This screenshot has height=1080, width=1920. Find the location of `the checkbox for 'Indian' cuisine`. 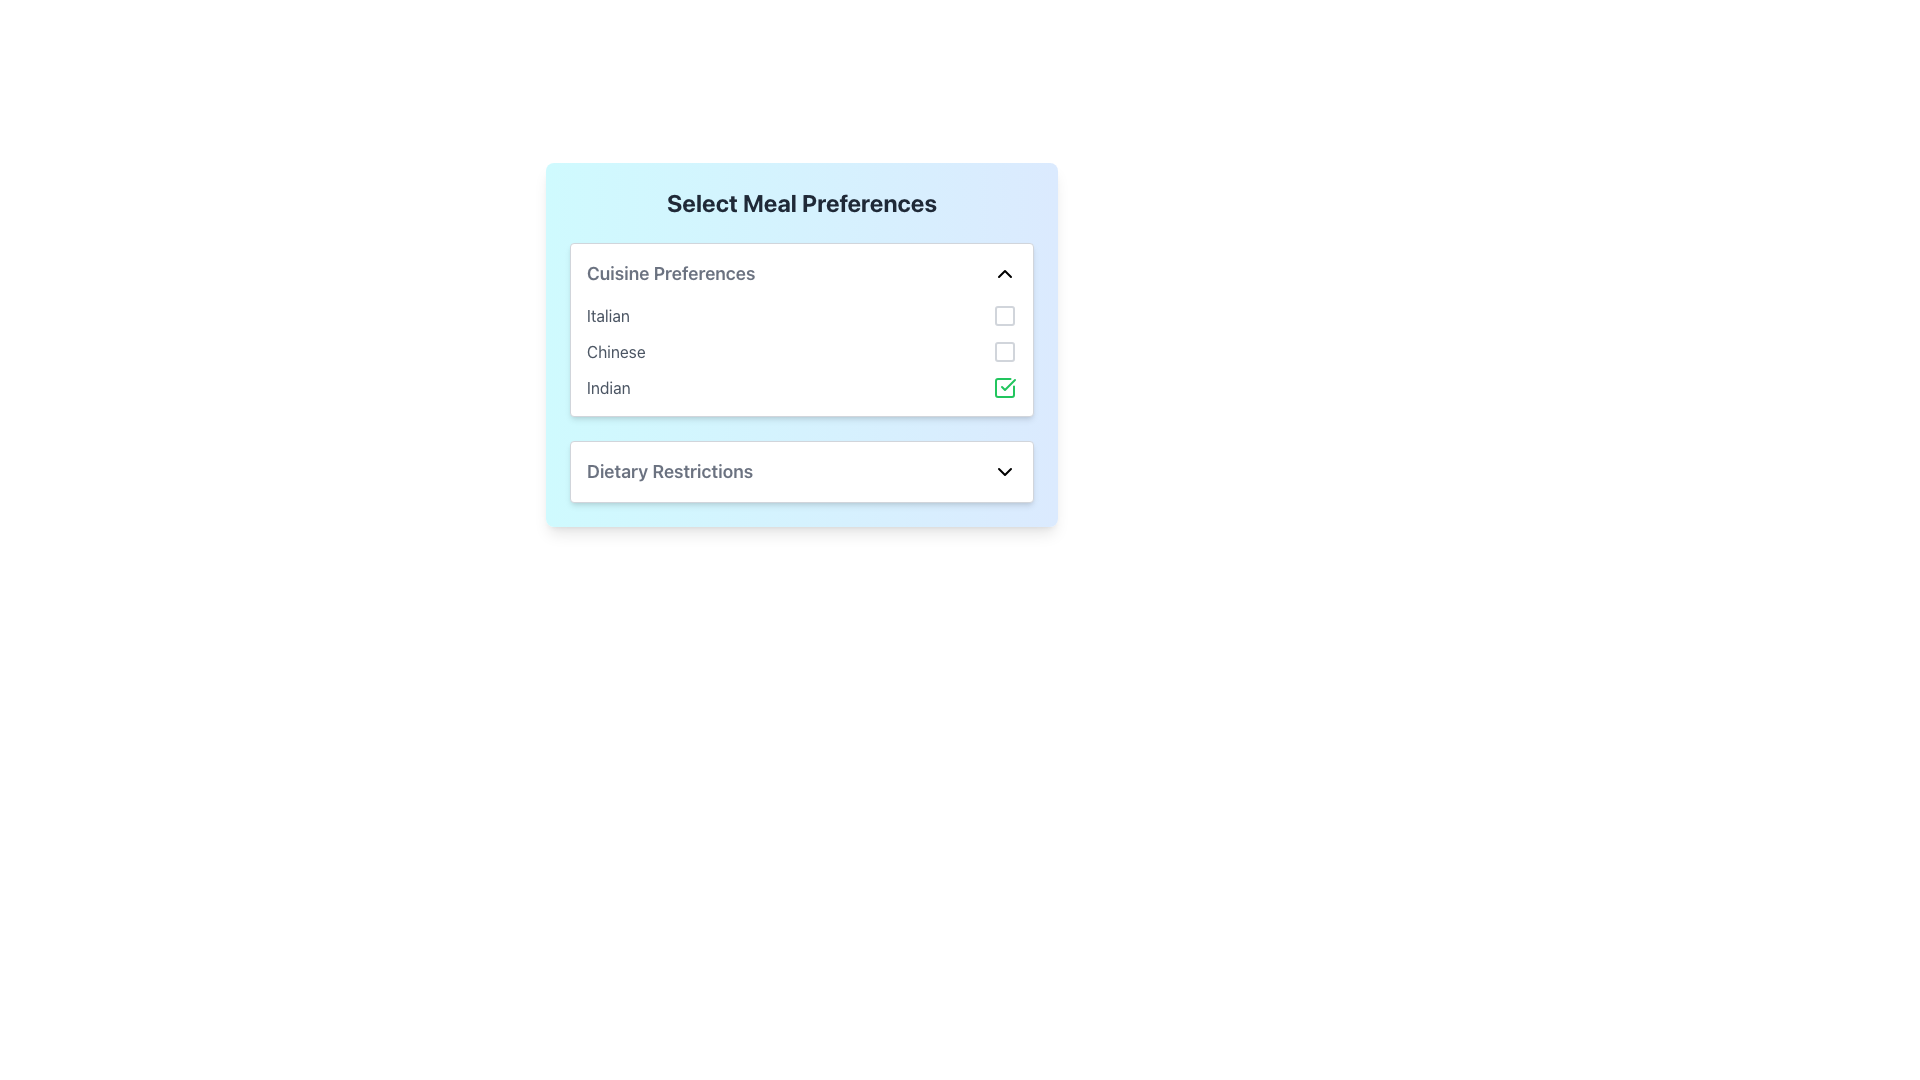

the checkbox for 'Indian' cuisine is located at coordinates (1004, 388).